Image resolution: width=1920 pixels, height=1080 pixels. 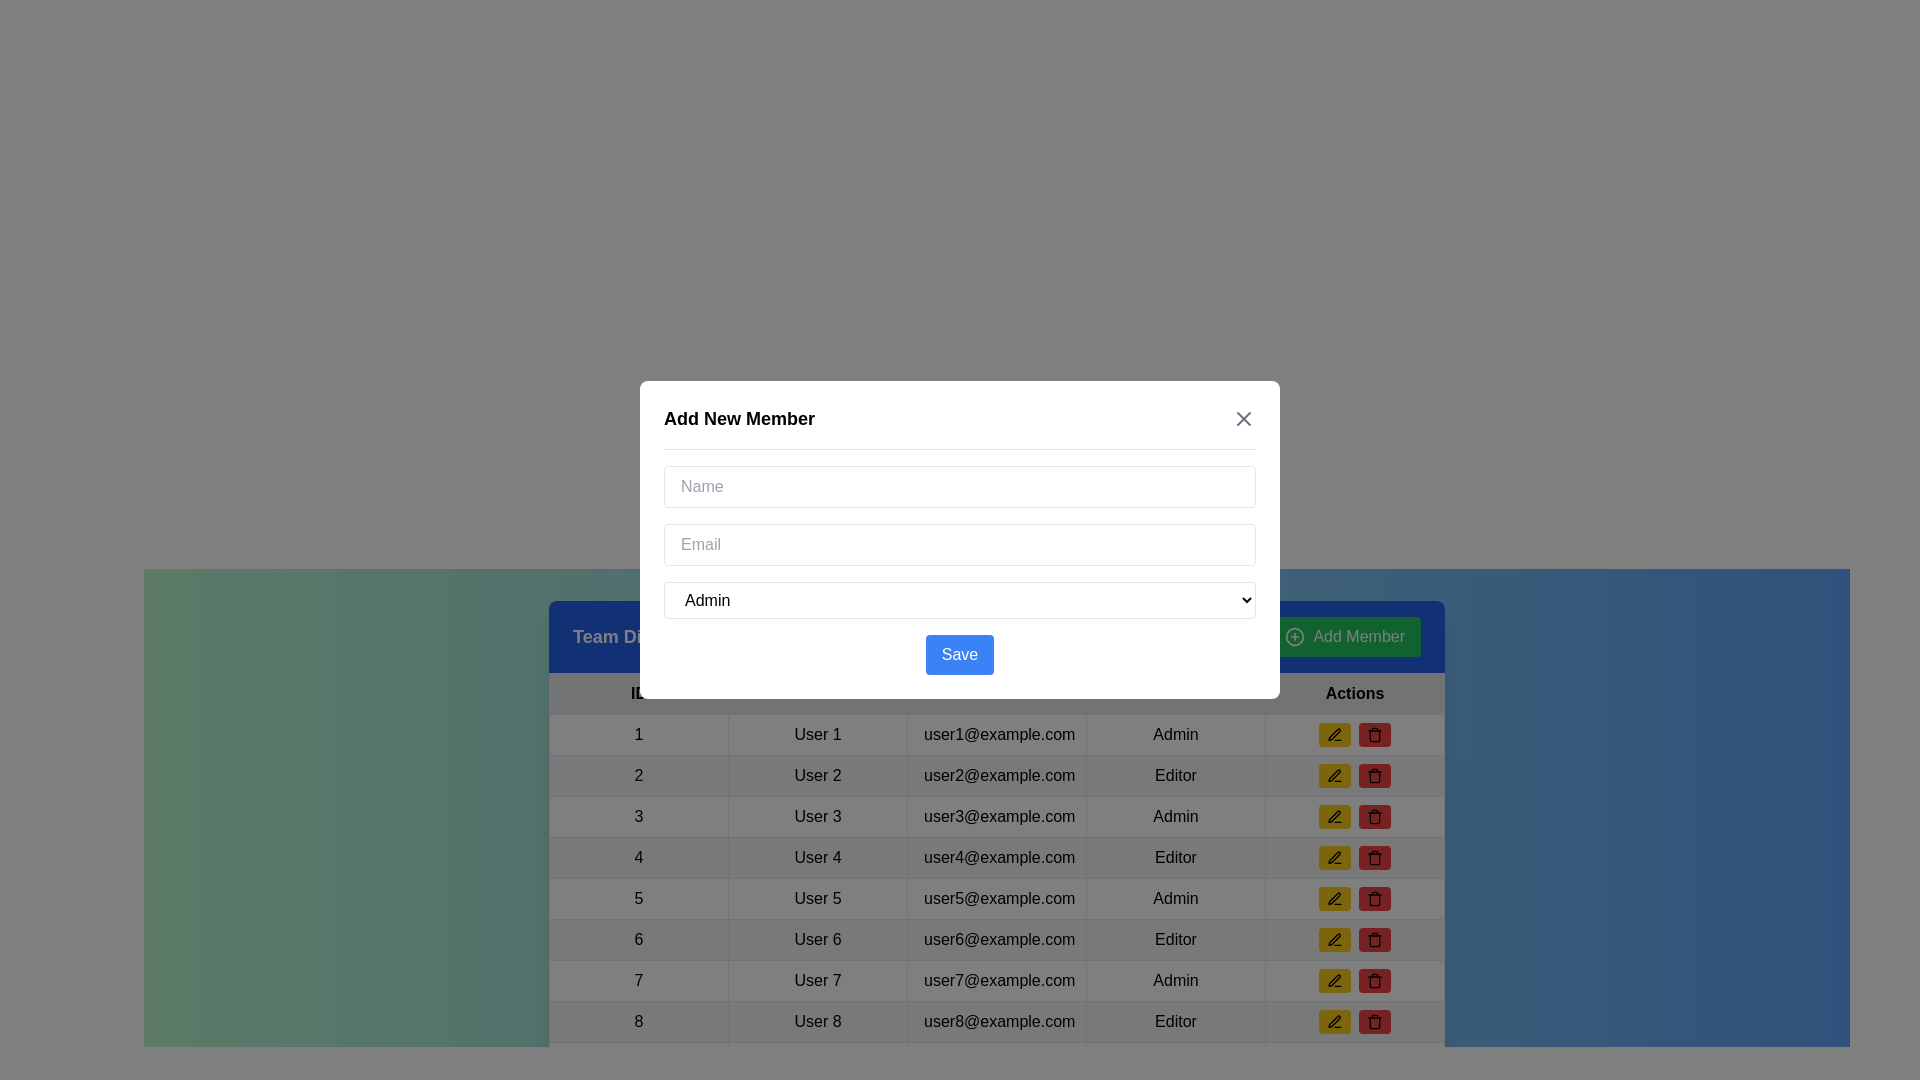 I want to click on the trash can icon button located within the red circular button in the 'Actions' column of the eighth row, so click(x=1373, y=774).